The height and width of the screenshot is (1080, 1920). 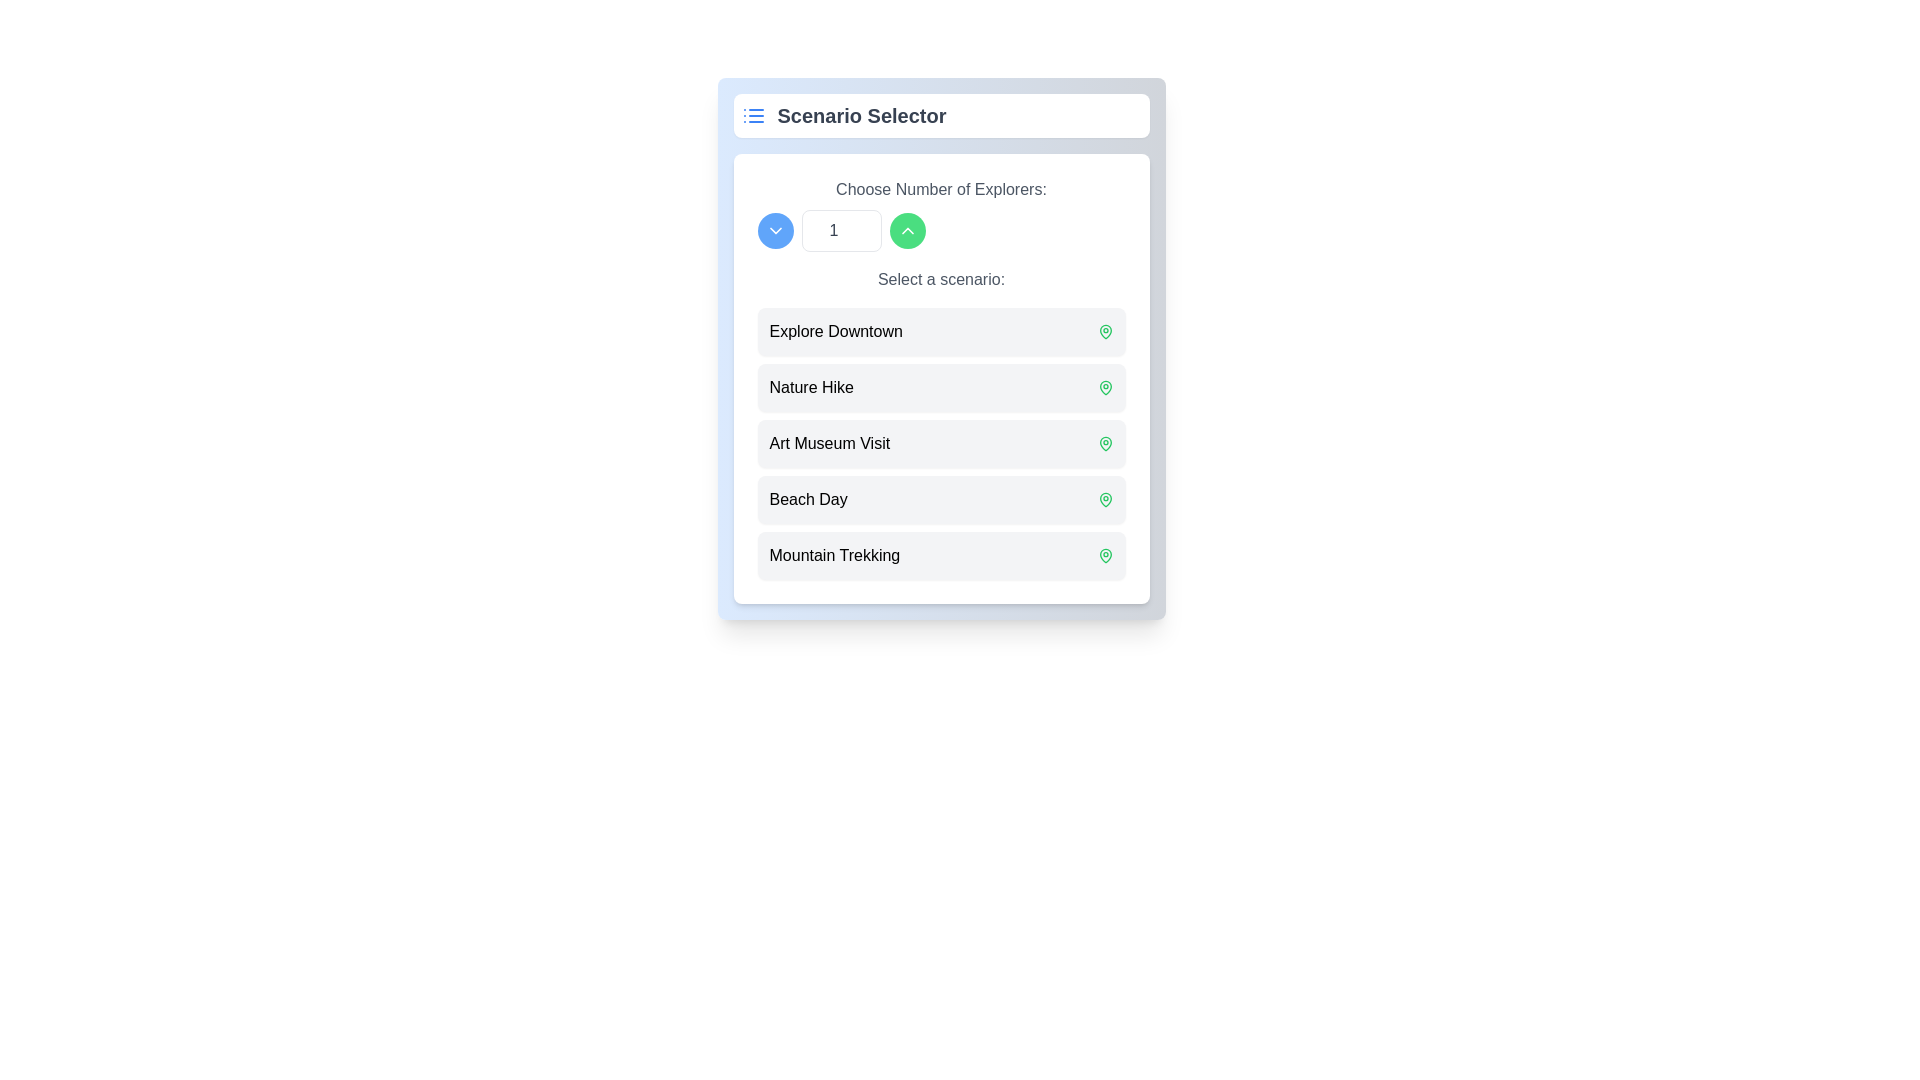 I want to click on the location marker icon associated with the 'Mountain Trekking' option in the vertical list of selectable options, so click(x=1104, y=555).